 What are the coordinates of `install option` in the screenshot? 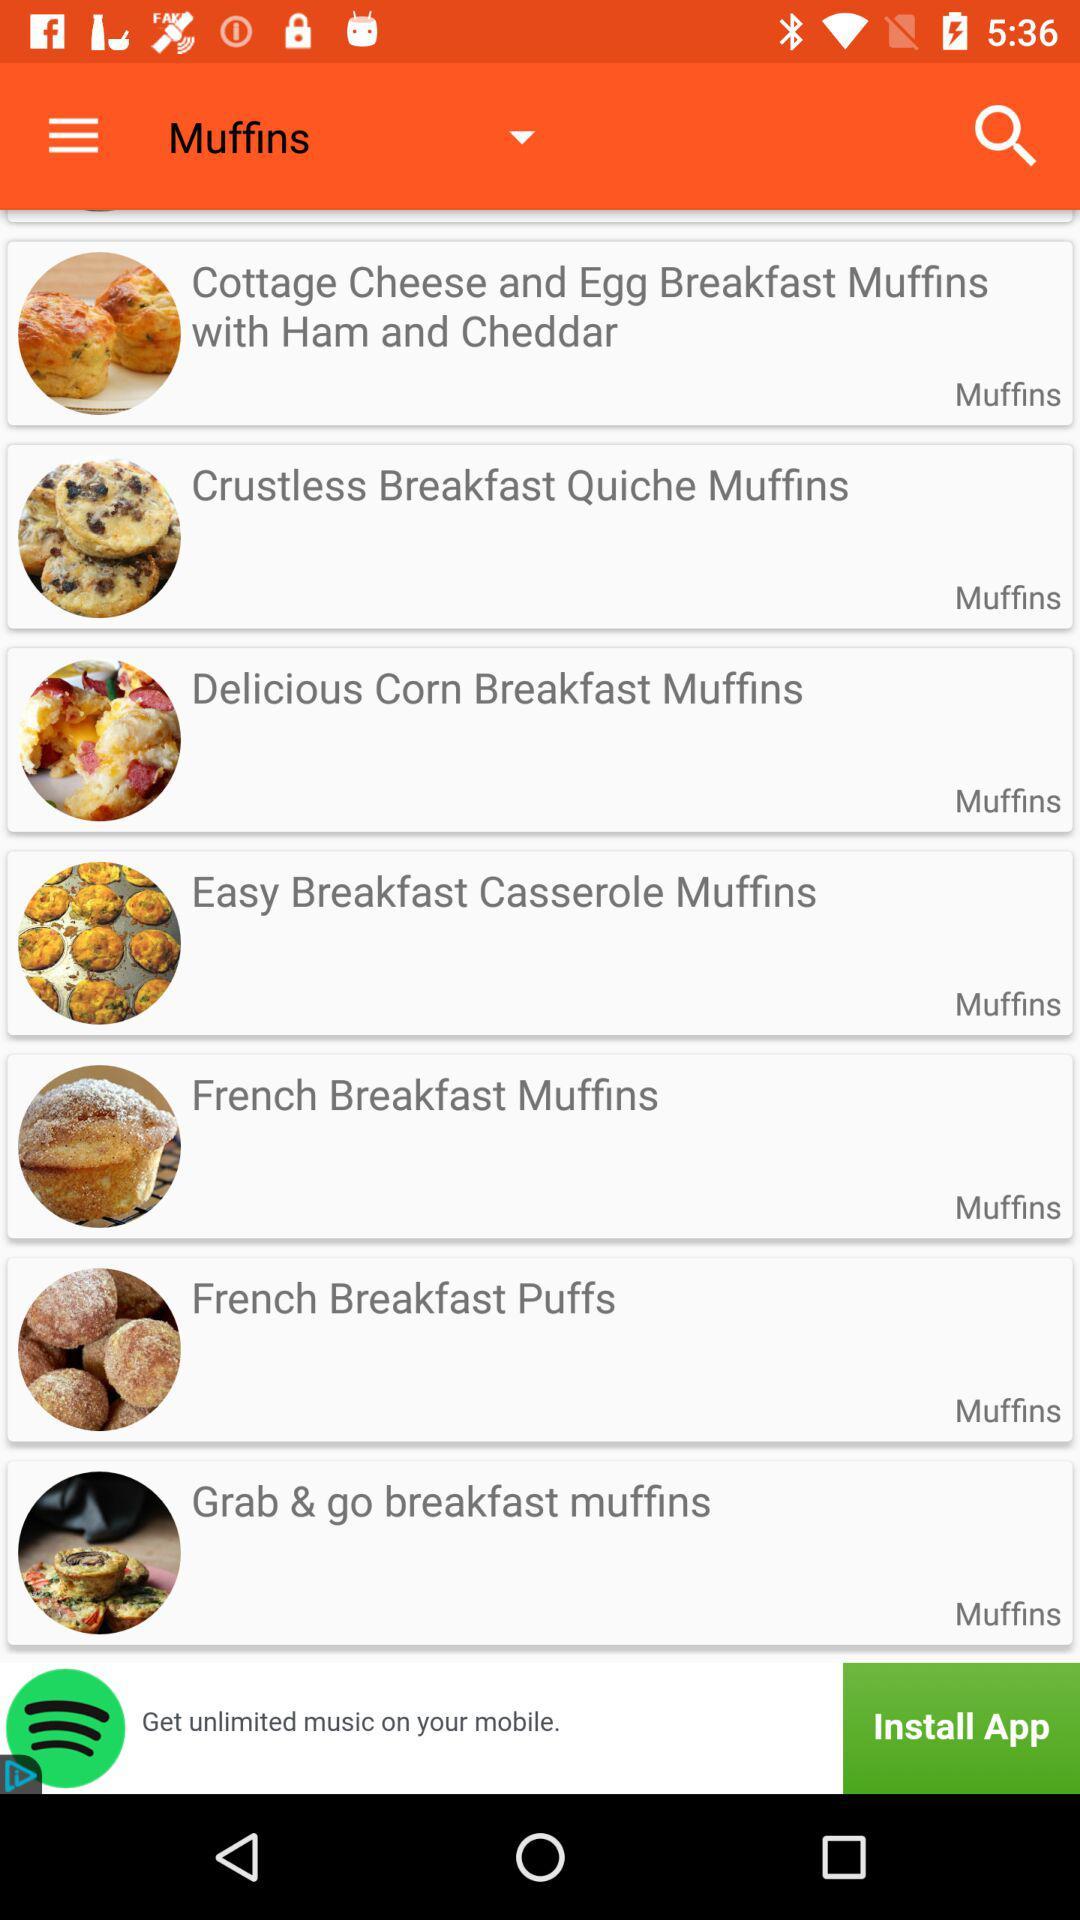 It's located at (540, 1727).